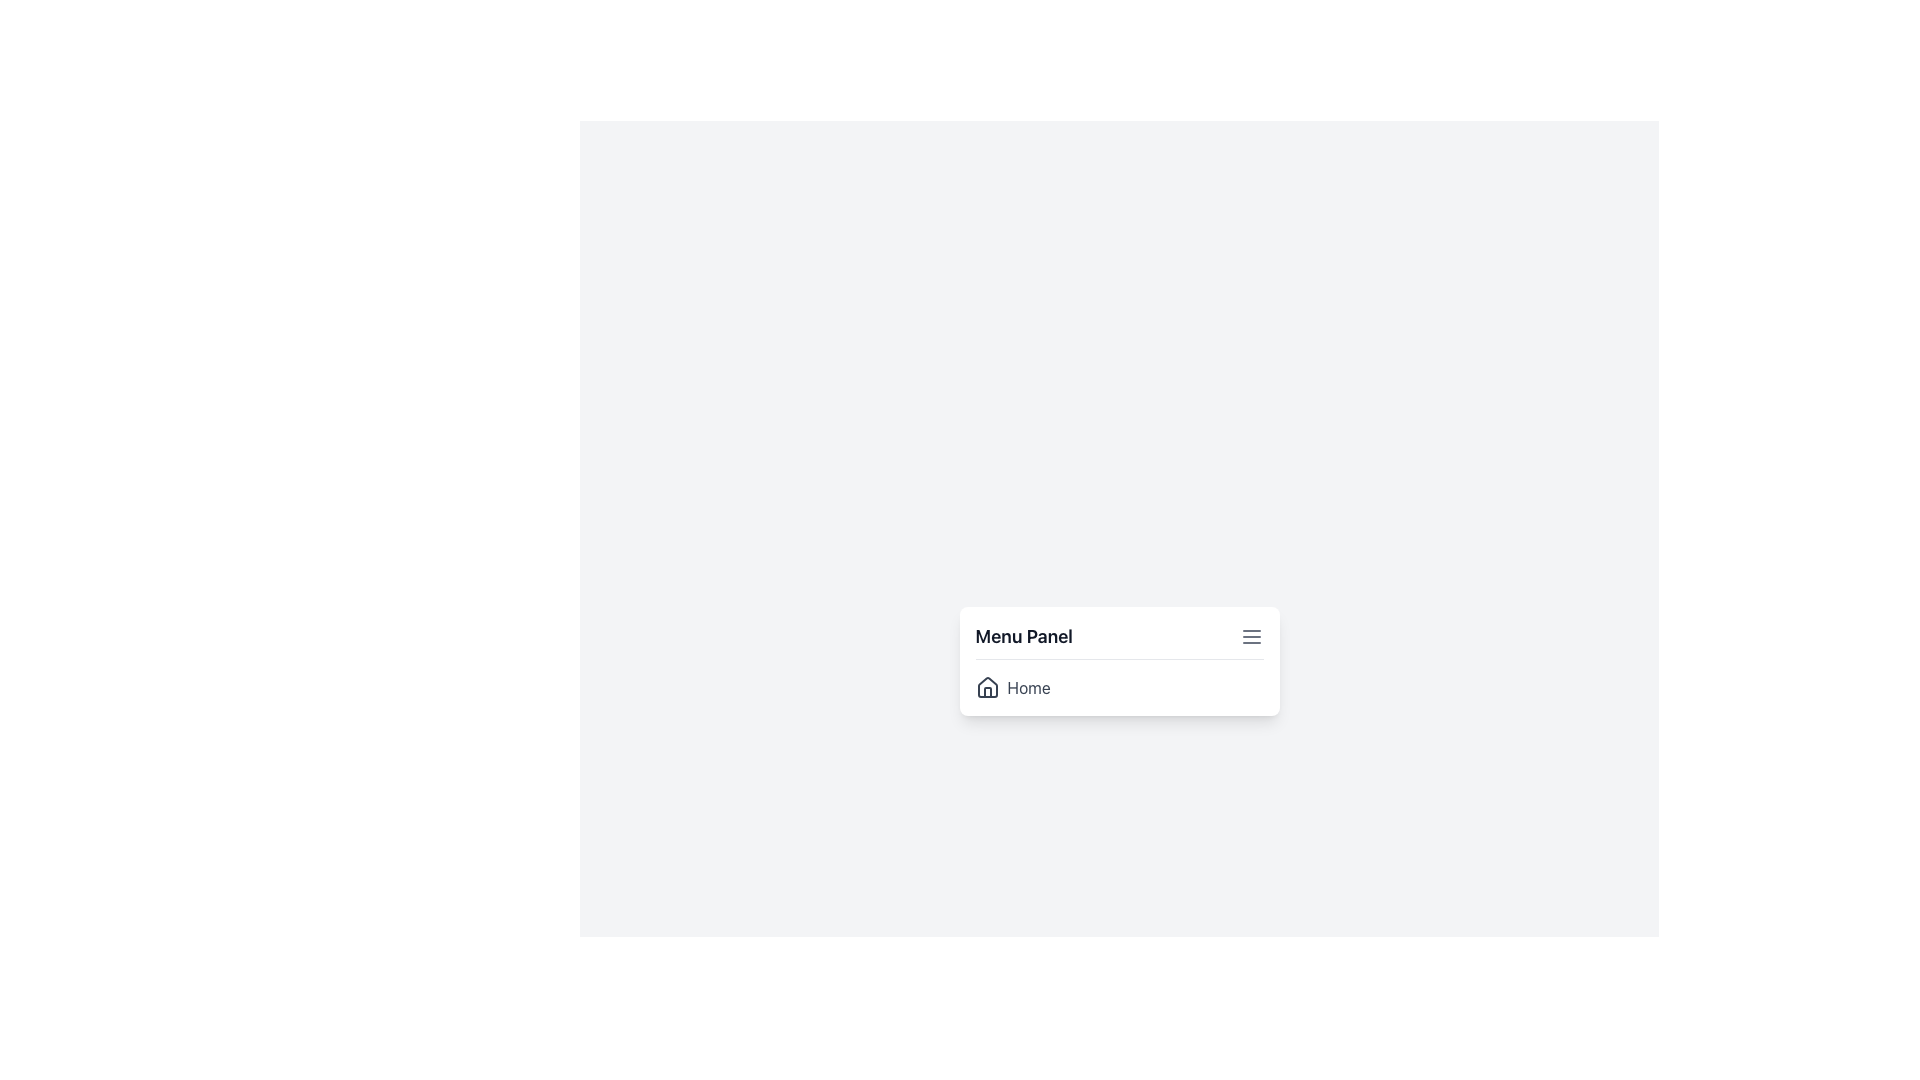 The image size is (1920, 1080). I want to click on the 'Home' navigation icon located to the left of the text 'Home' as a visual cue for navigating to the homepage, so click(987, 686).